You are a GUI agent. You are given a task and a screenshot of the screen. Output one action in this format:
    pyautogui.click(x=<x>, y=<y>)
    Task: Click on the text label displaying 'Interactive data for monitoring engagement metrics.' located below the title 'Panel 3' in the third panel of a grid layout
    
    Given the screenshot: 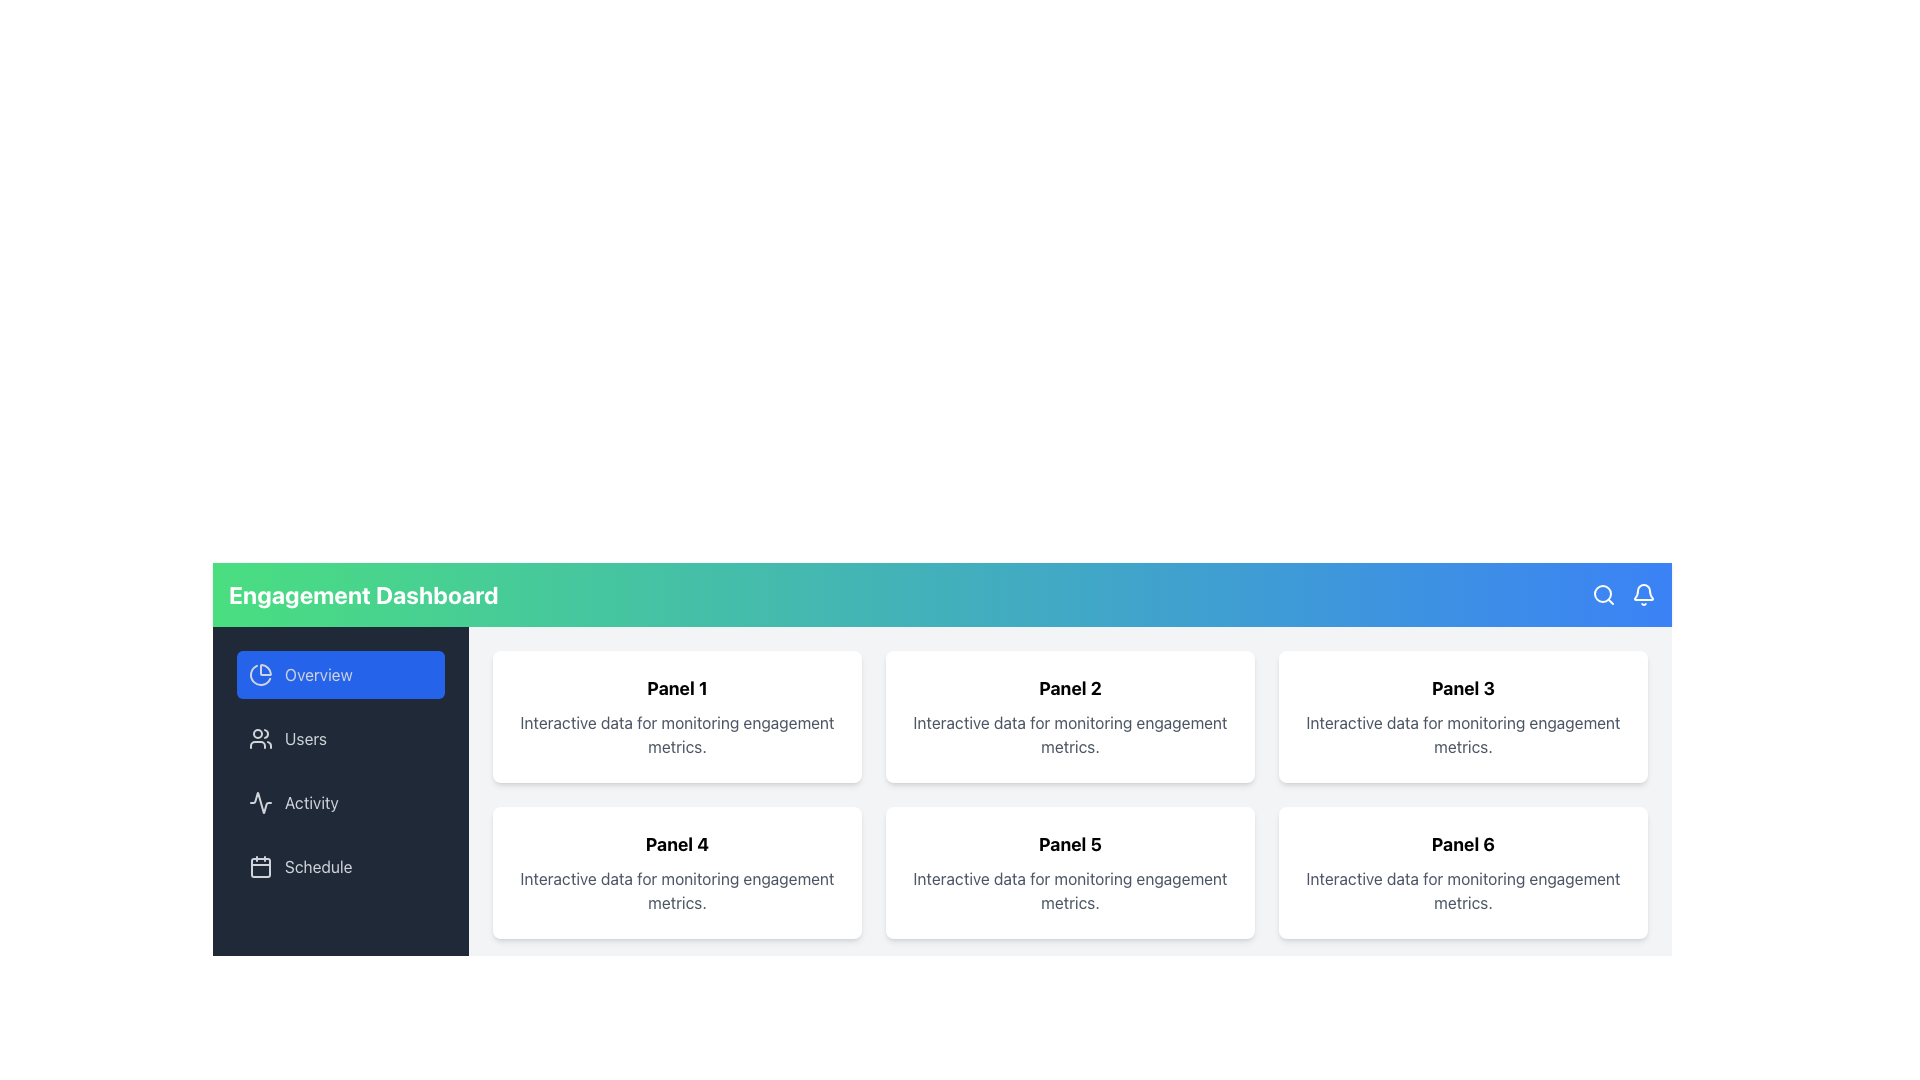 What is the action you would take?
    pyautogui.click(x=1463, y=735)
    